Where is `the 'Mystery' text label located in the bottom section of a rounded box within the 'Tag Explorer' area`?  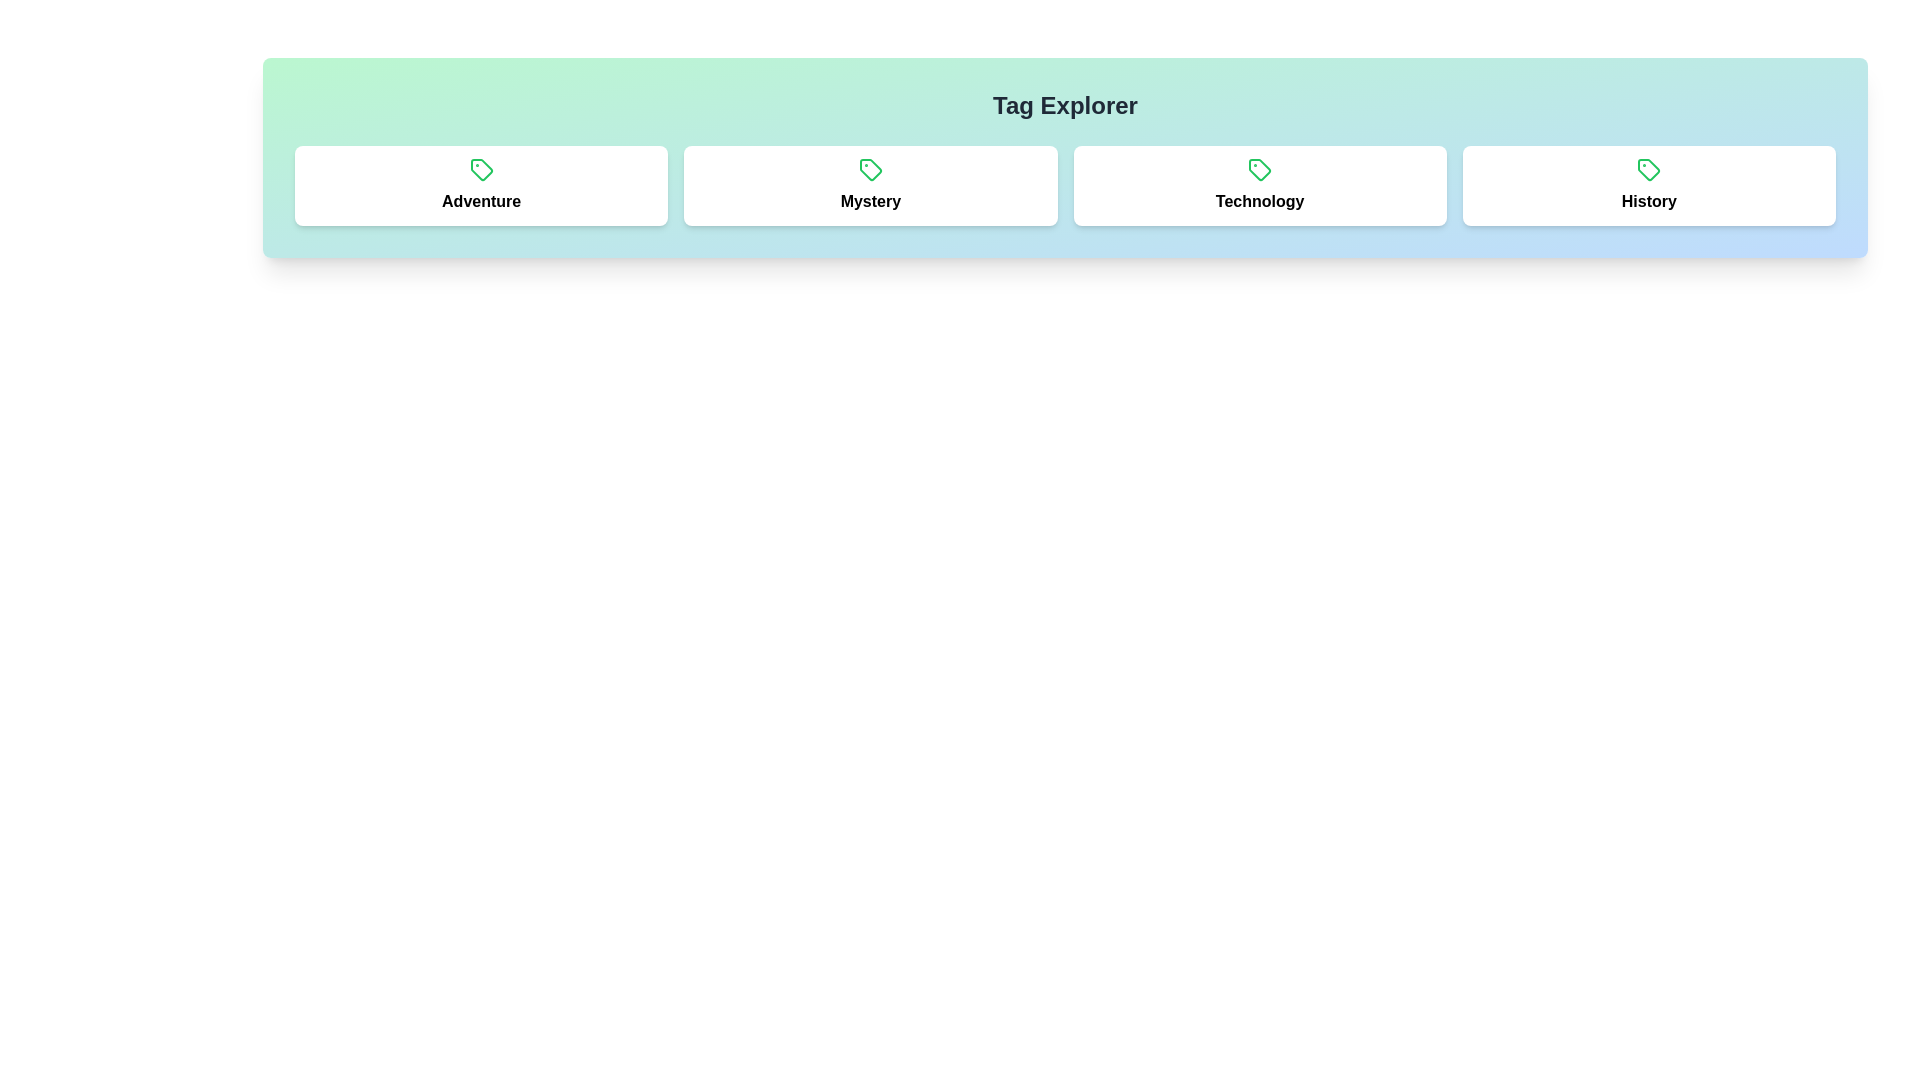 the 'Mystery' text label located in the bottom section of a rounded box within the 'Tag Explorer' area is located at coordinates (870, 201).